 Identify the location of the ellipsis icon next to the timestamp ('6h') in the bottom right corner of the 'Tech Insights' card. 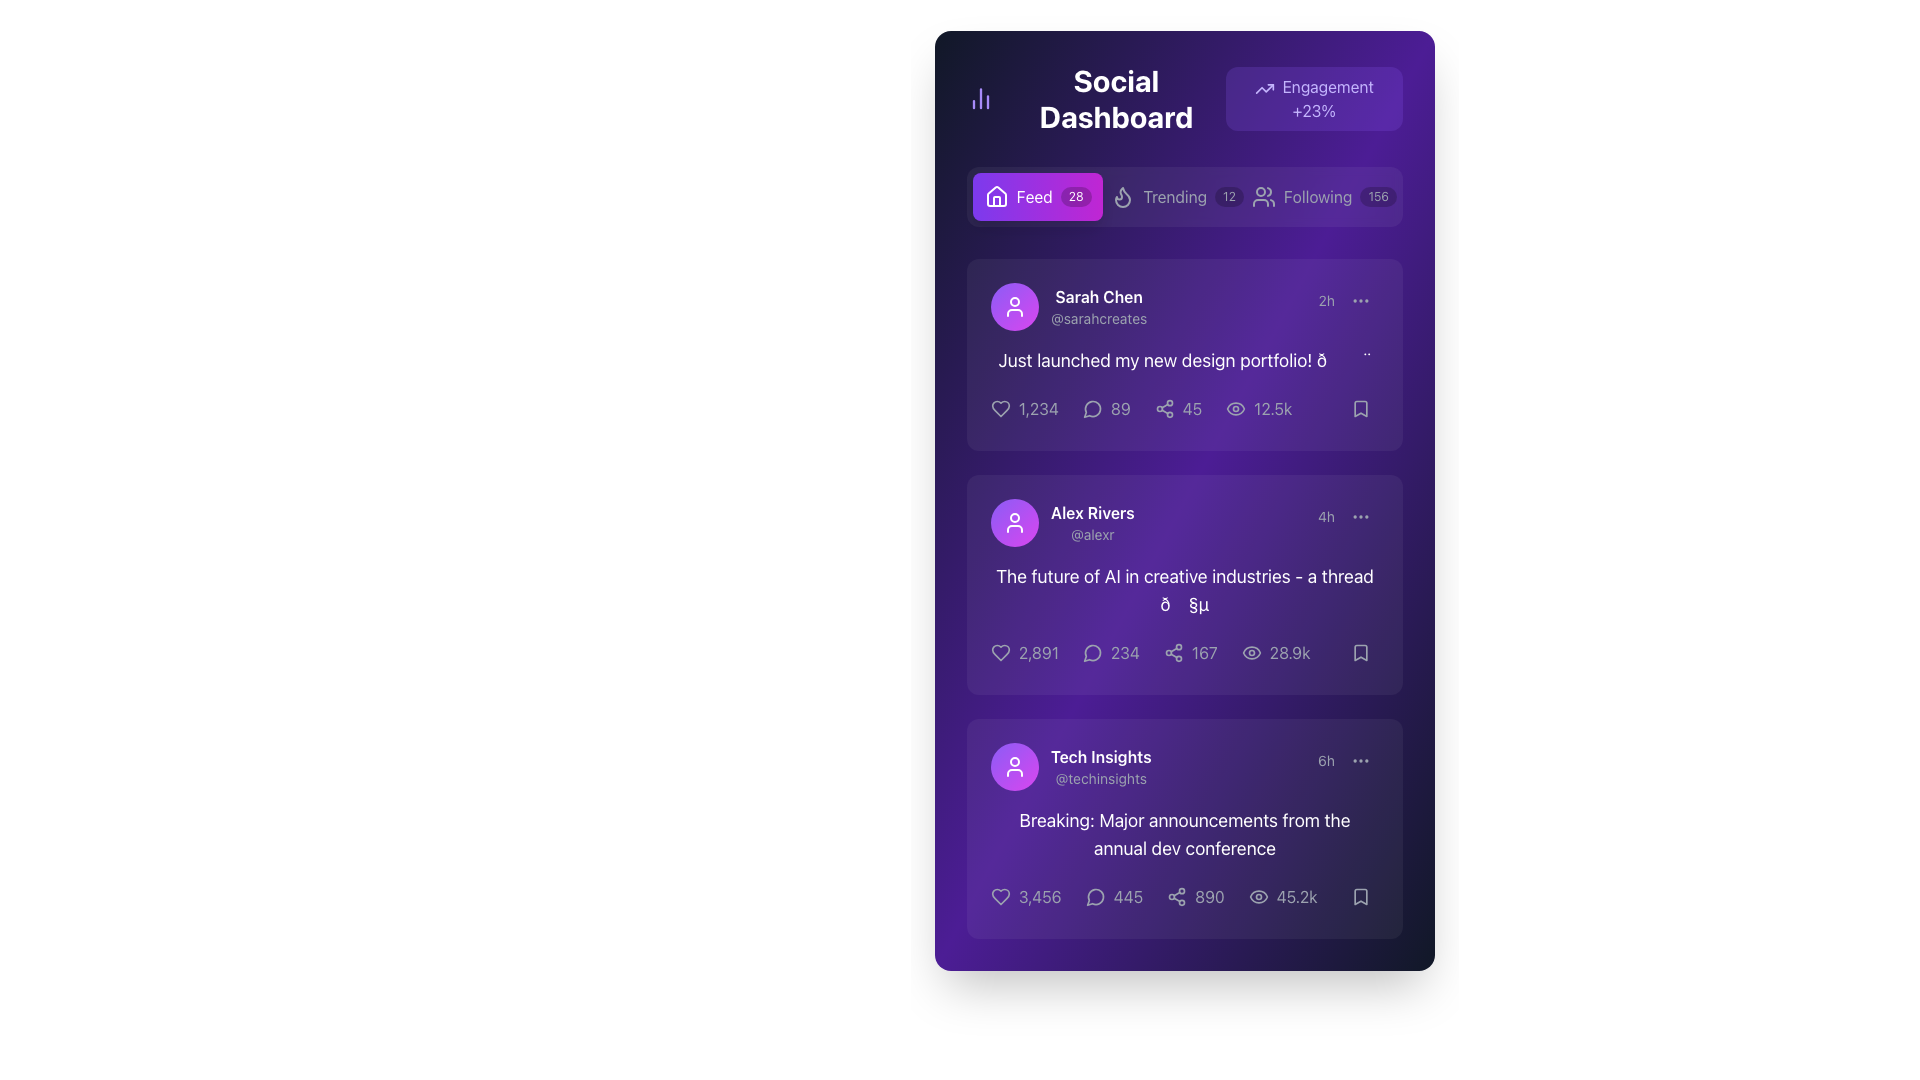
(1348, 760).